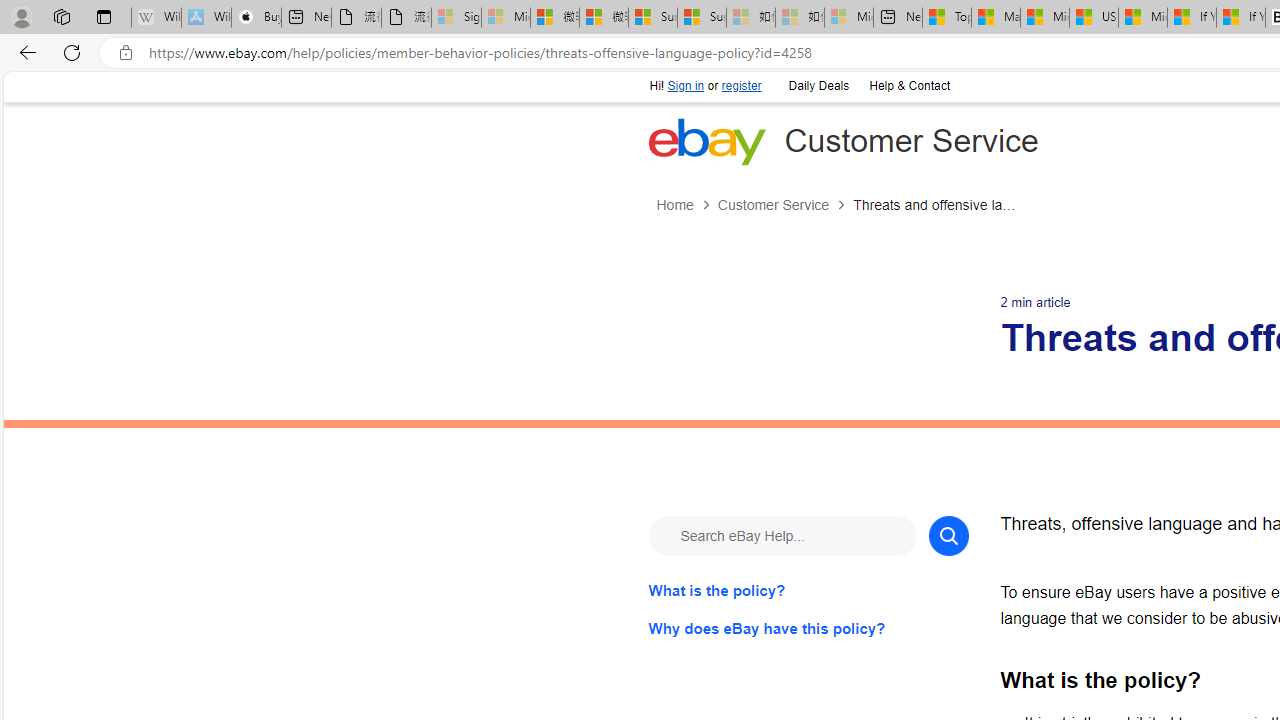 This screenshot has height=720, width=1280. What do you see at coordinates (686, 85) in the screenshot?
I see `'Sign in'` at bounding box center [686, 85].